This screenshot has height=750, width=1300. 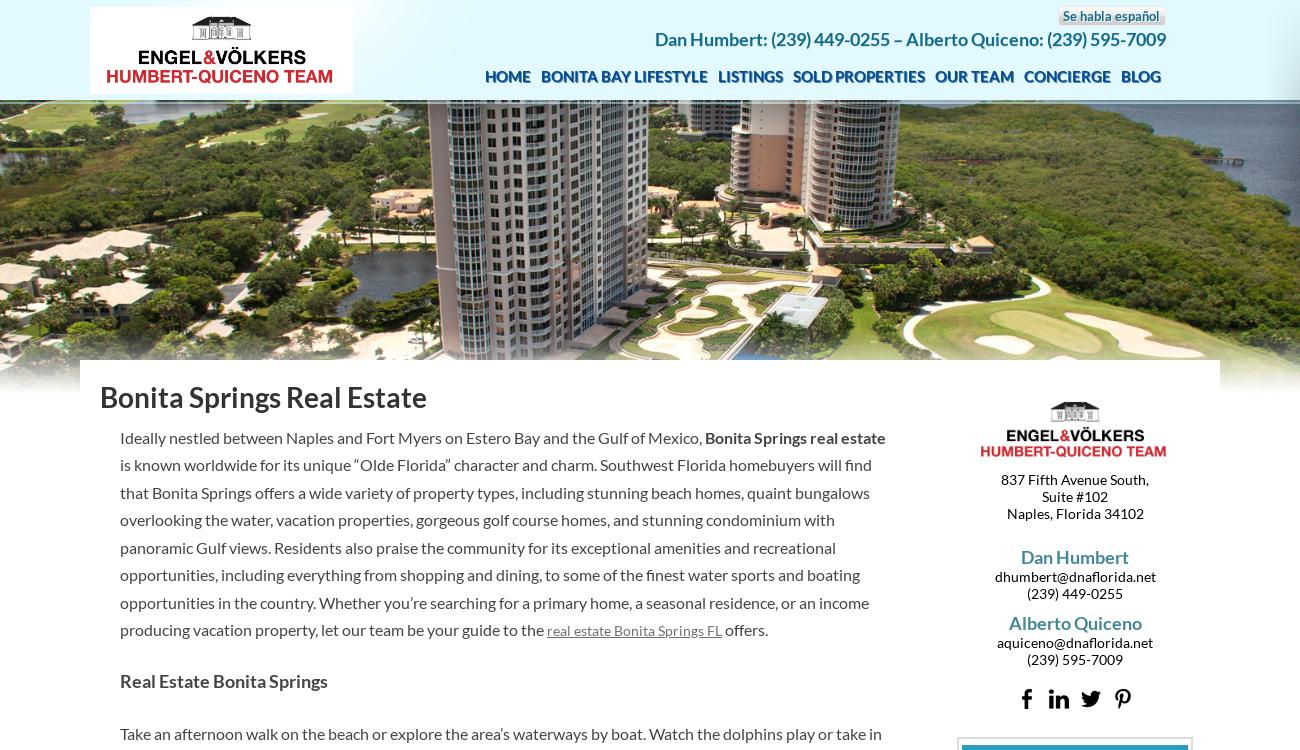 What do you see at coordinates (1074, 658) in the screenshot?
I see `'(239) 595-7009'` at bounding box center [1074, 658].